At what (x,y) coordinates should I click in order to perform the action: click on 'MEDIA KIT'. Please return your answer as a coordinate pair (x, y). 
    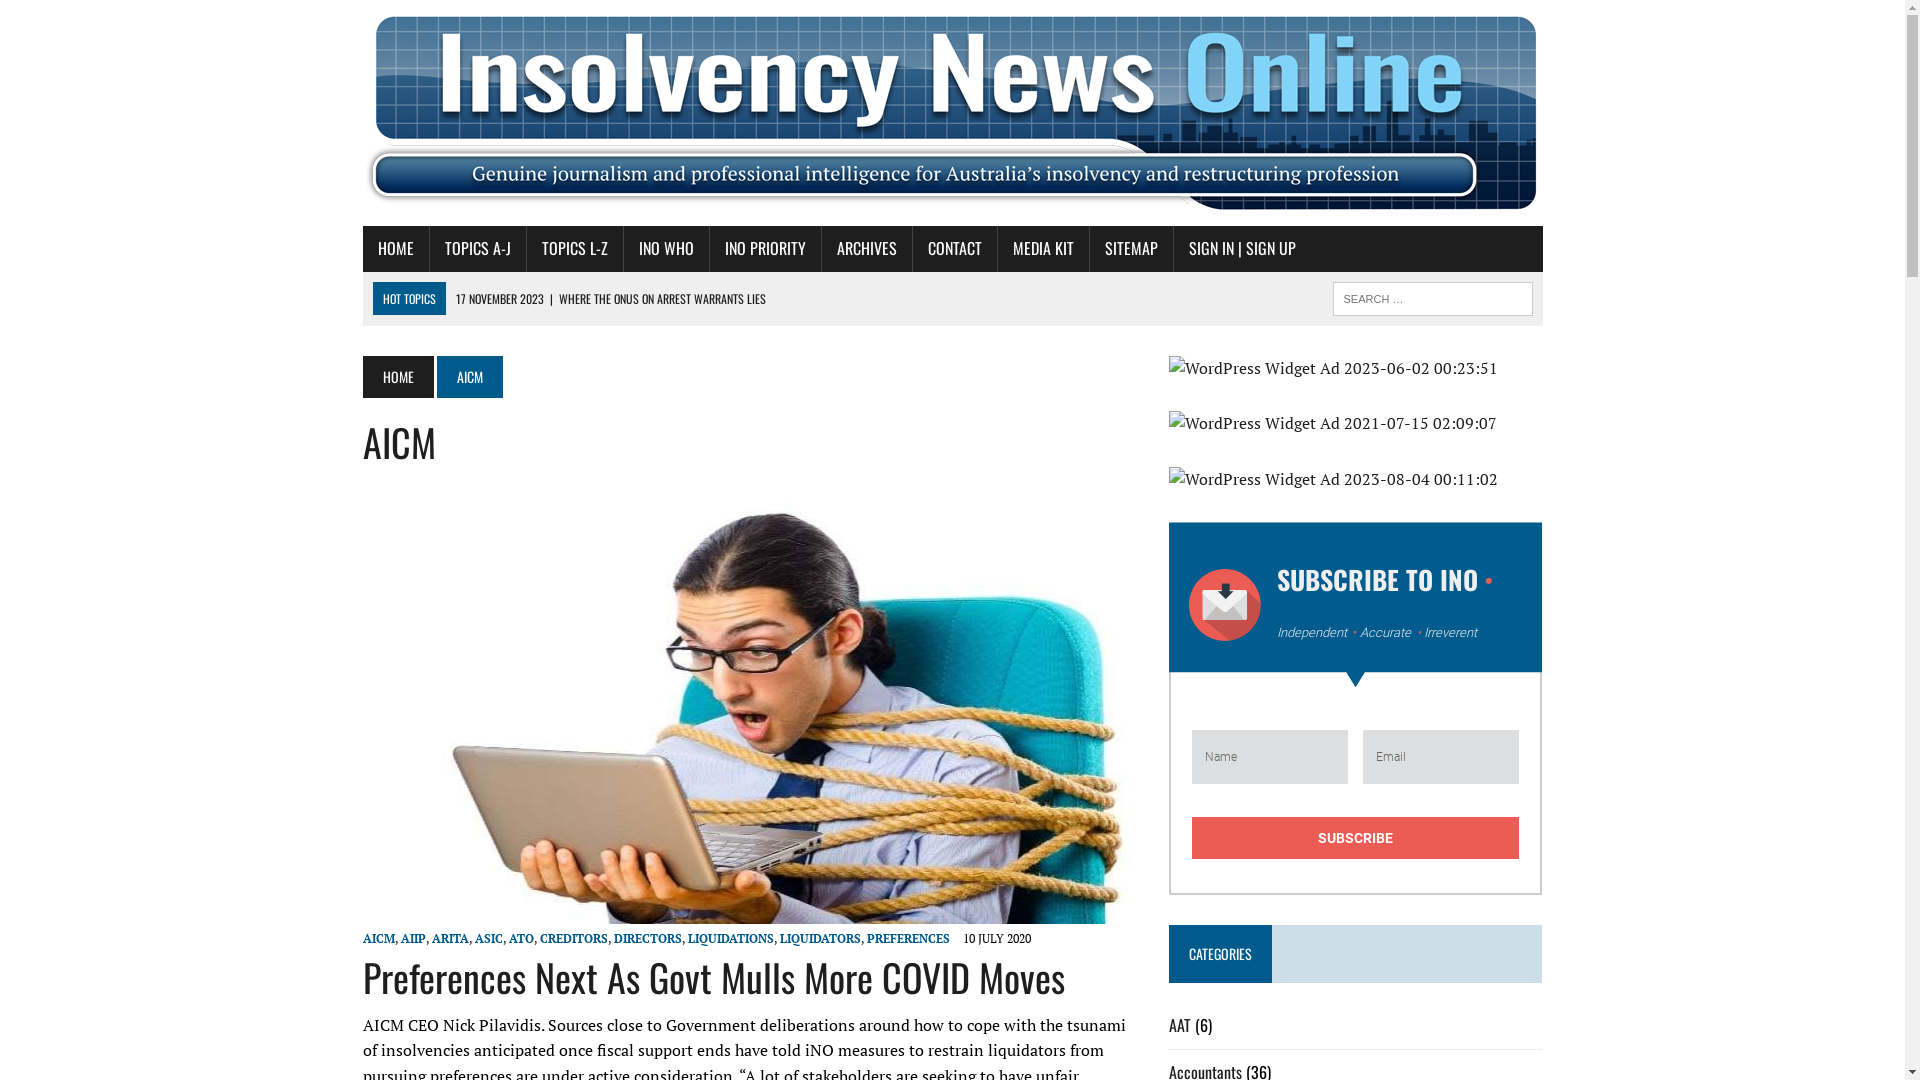
    Looking at the image, I should click on (998, 248).